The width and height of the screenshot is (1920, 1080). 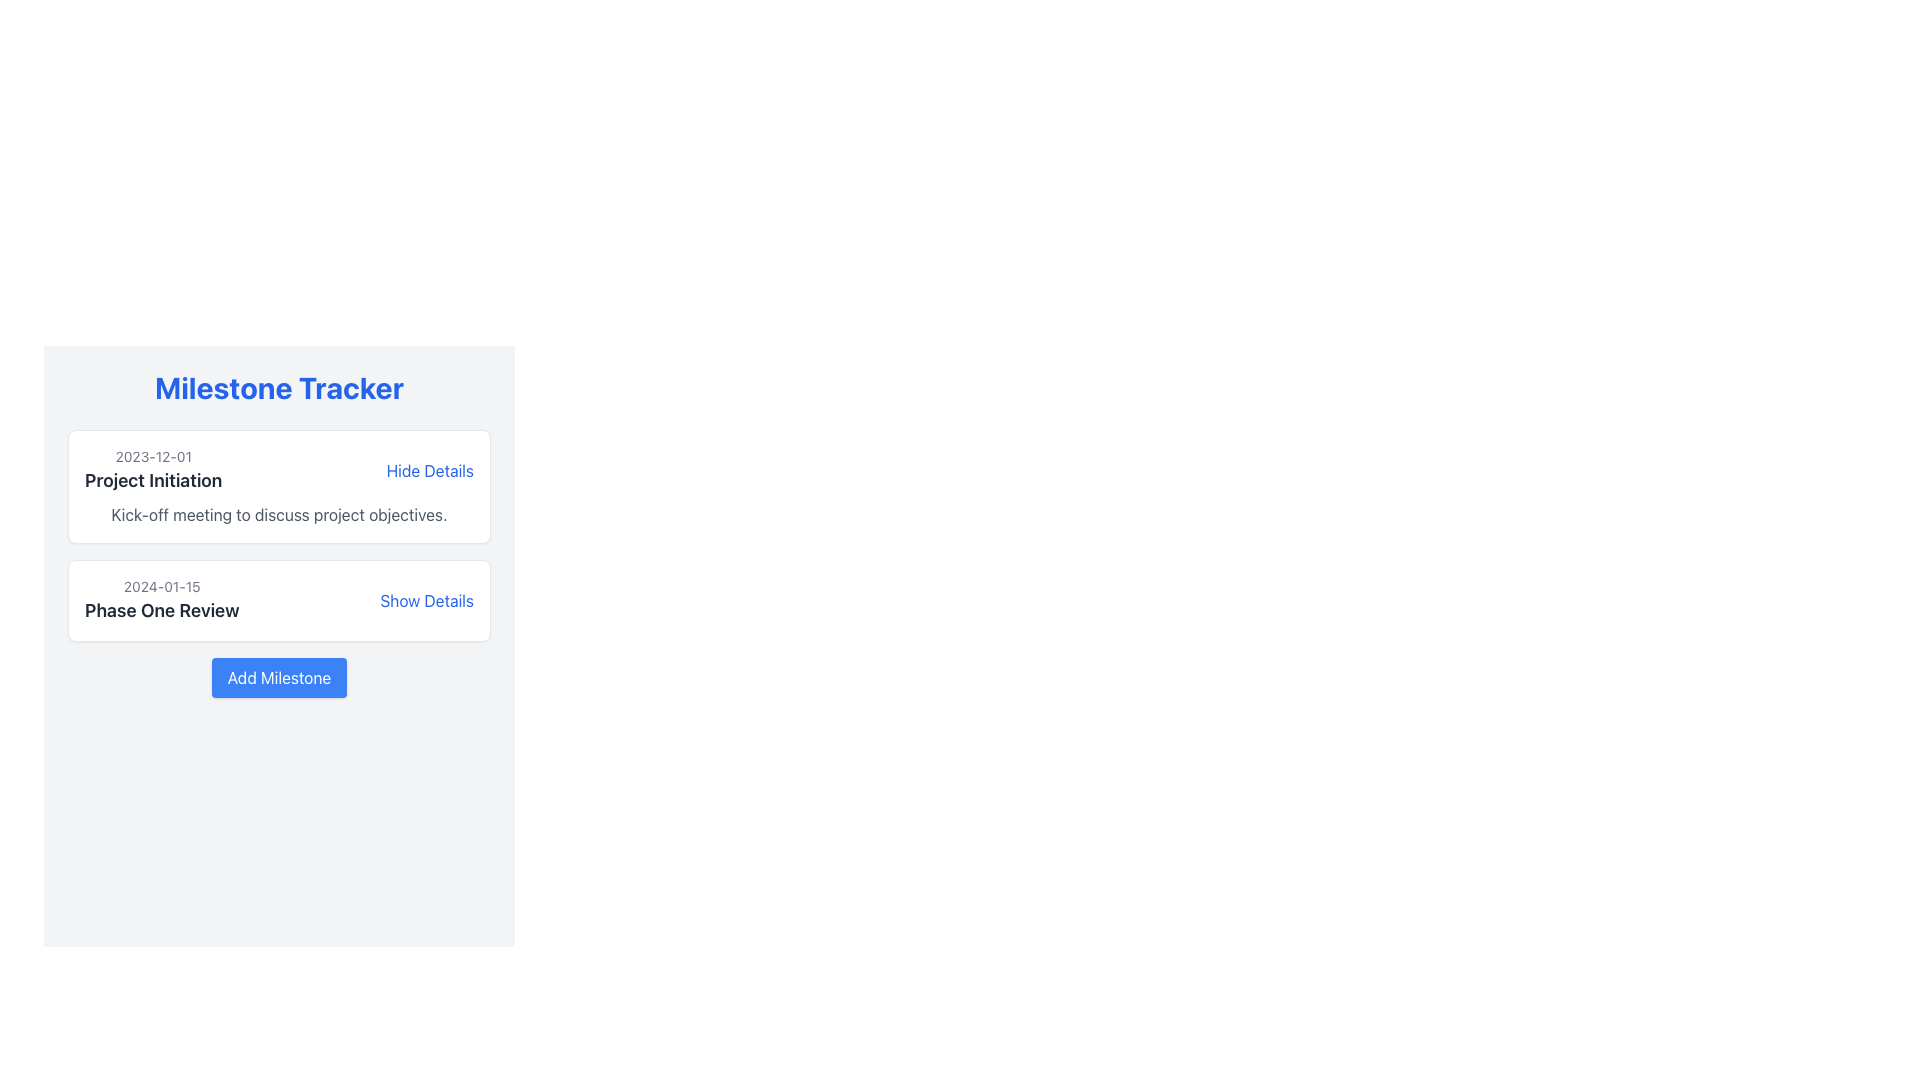 What do you see at coordinates (426, 600) in the screenshot?
I see `the 'Show Details' text link, which is styled in blue with an underlined hover effect, located in the second prominent block to the right of the 'Phase One Review' title` at bounding box center [426, 600].